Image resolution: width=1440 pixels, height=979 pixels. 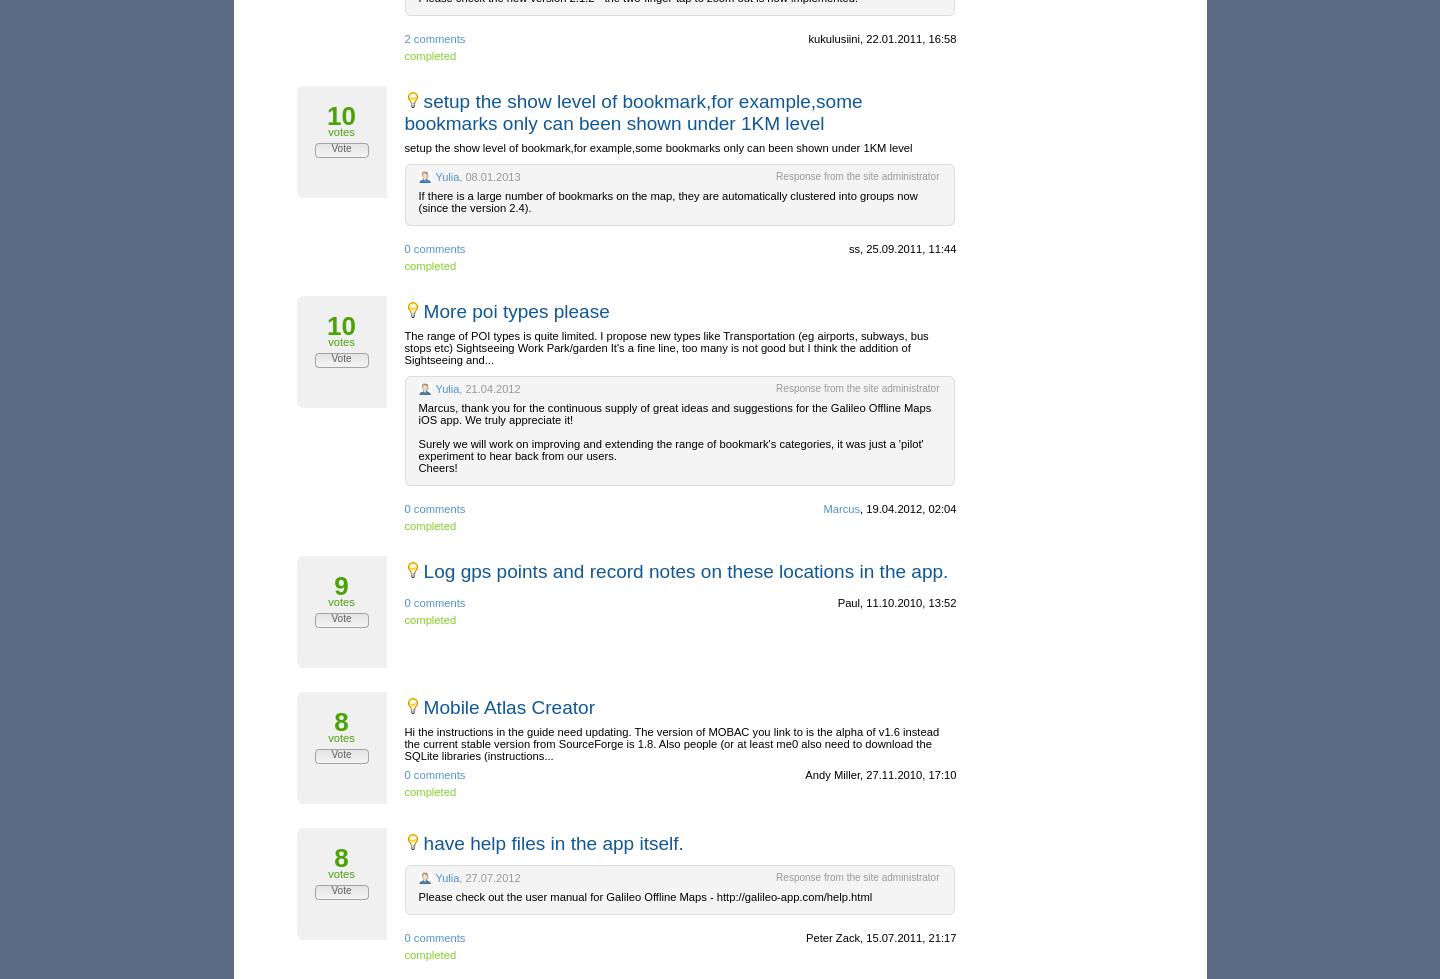 I want to click on 'More poi types please', so click(x=514, y=311).